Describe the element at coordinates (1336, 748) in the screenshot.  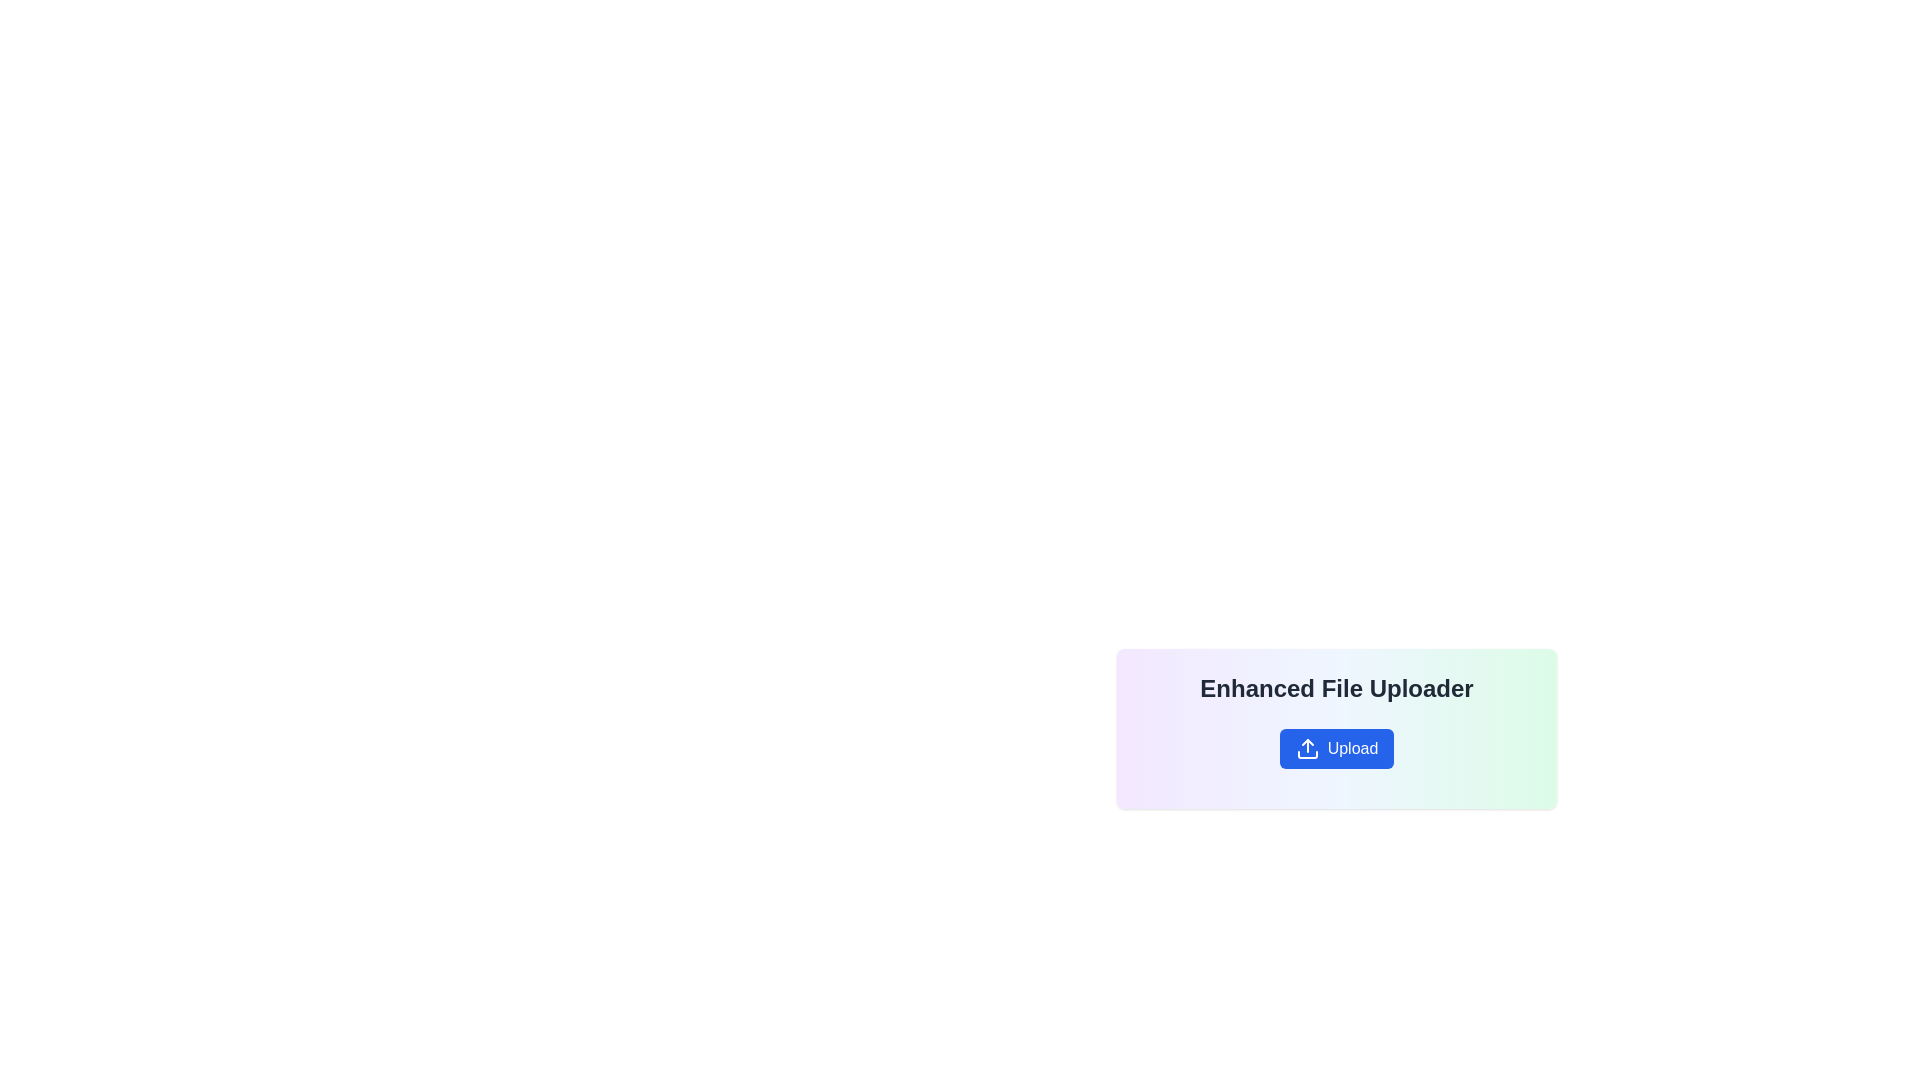
I see `the button that triggers the file upload action, located beneath the text 'Enhanced File Uploader'` at that location.